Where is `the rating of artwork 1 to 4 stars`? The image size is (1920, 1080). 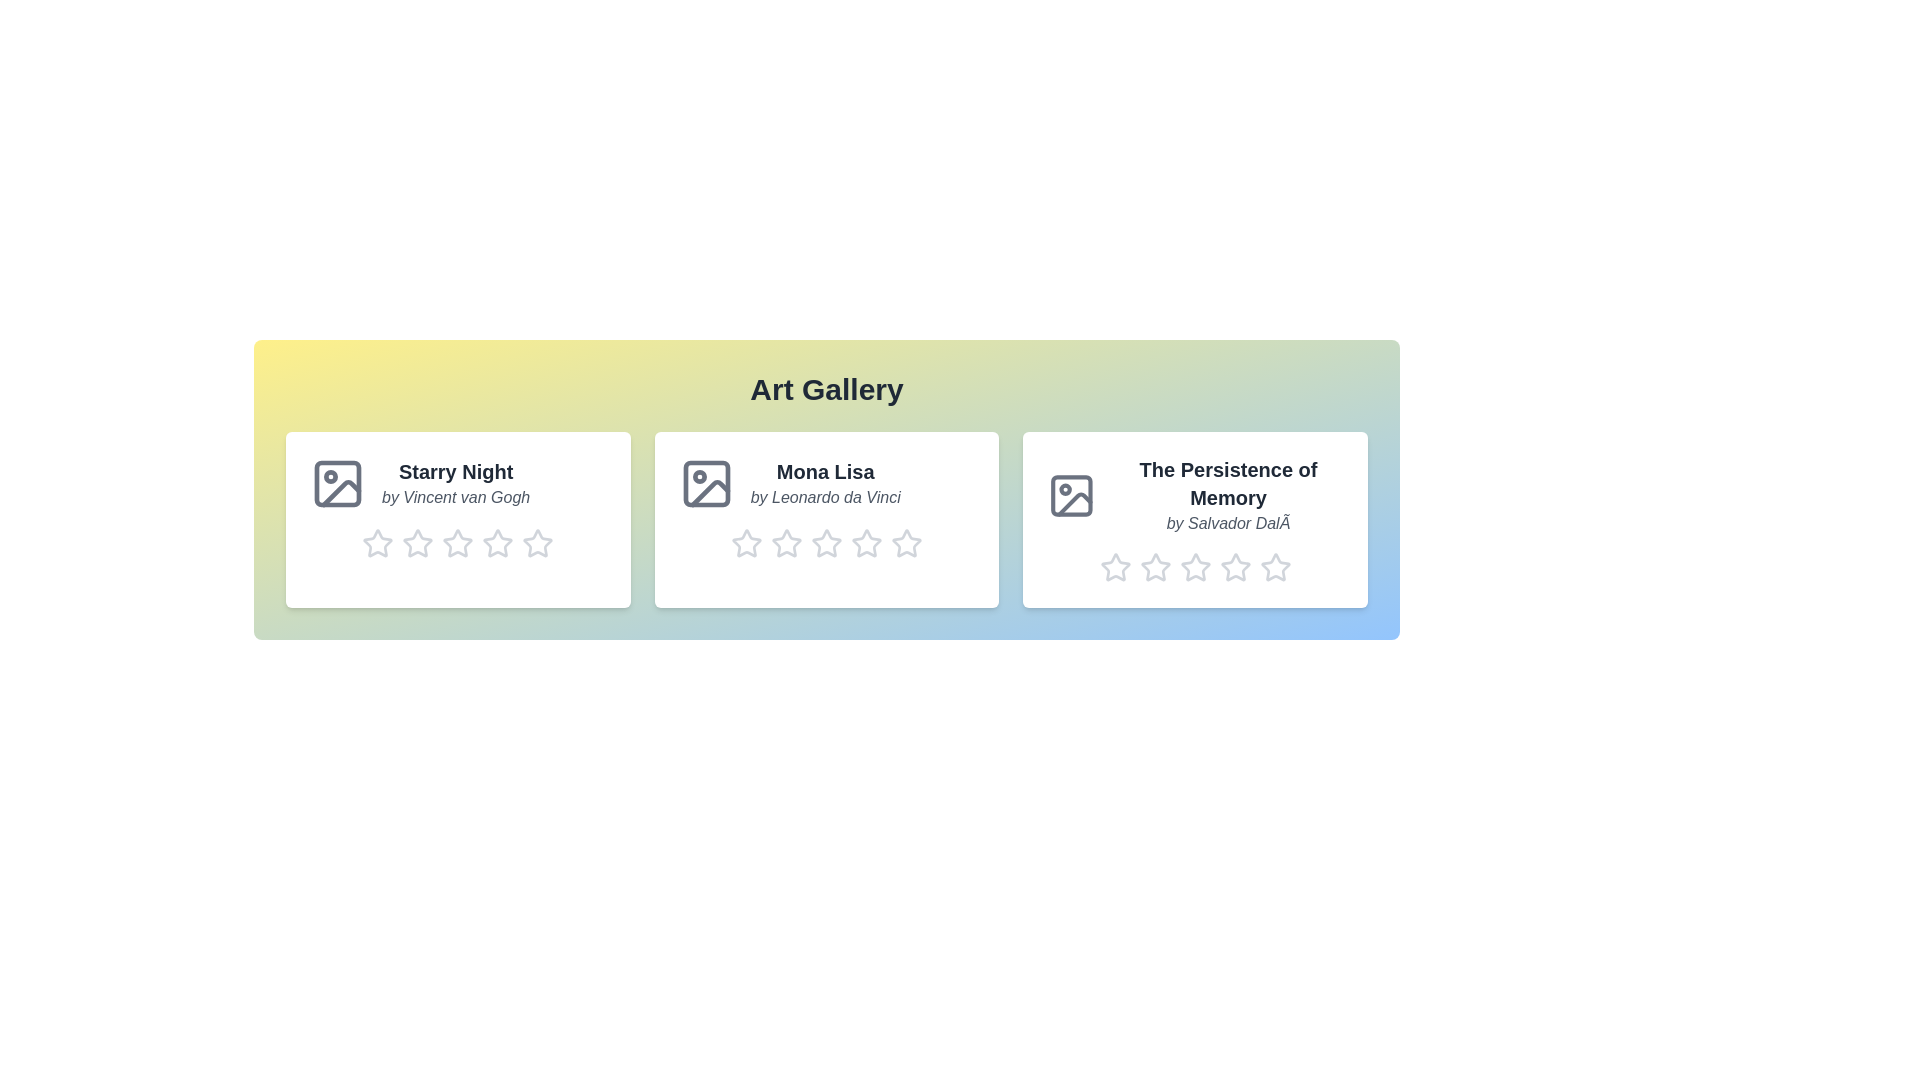 the rating of artwork 1 to 4 stars is located at coordinates (481, 543).